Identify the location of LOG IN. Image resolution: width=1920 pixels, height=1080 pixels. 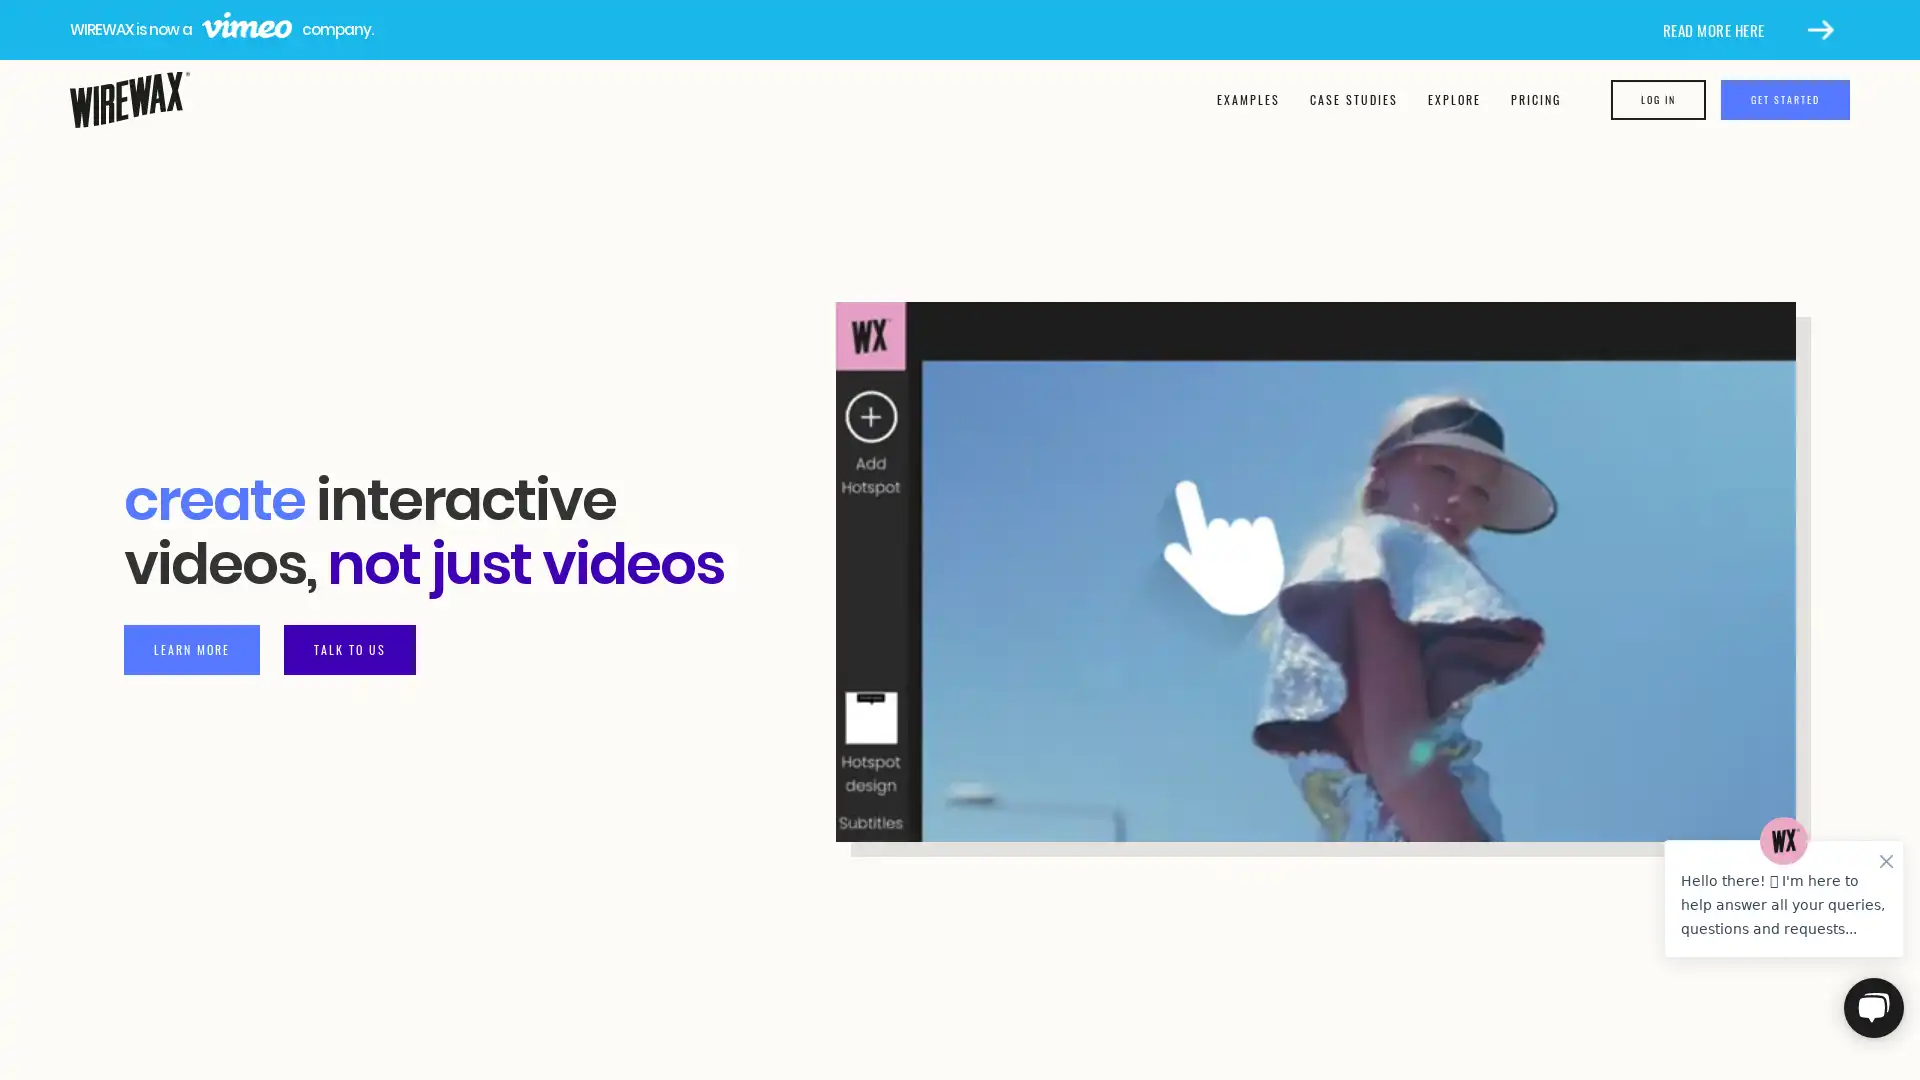
(1658, 100).